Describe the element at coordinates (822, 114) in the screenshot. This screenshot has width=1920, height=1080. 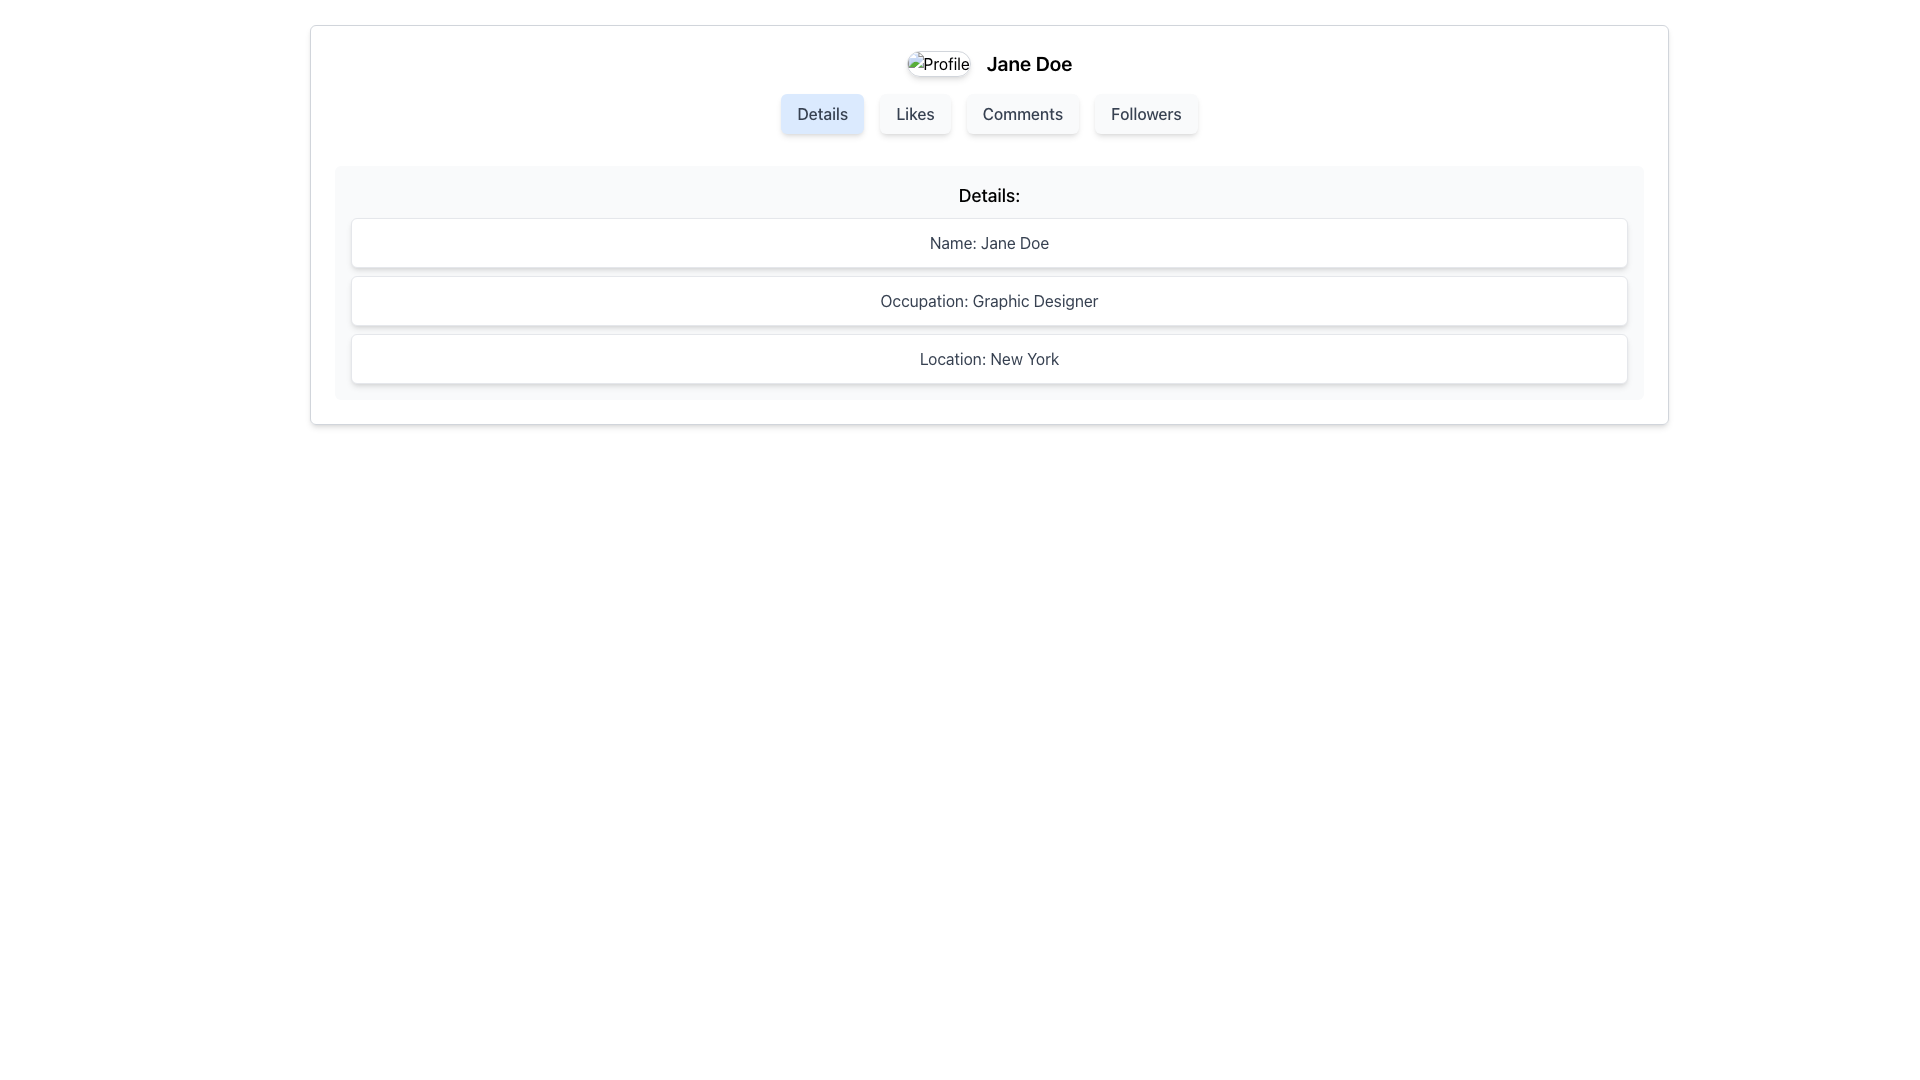
I see `the first button in the horizontal group of buttons located below the profile name 'Jane Doe' to trigger hover effects` at that location.